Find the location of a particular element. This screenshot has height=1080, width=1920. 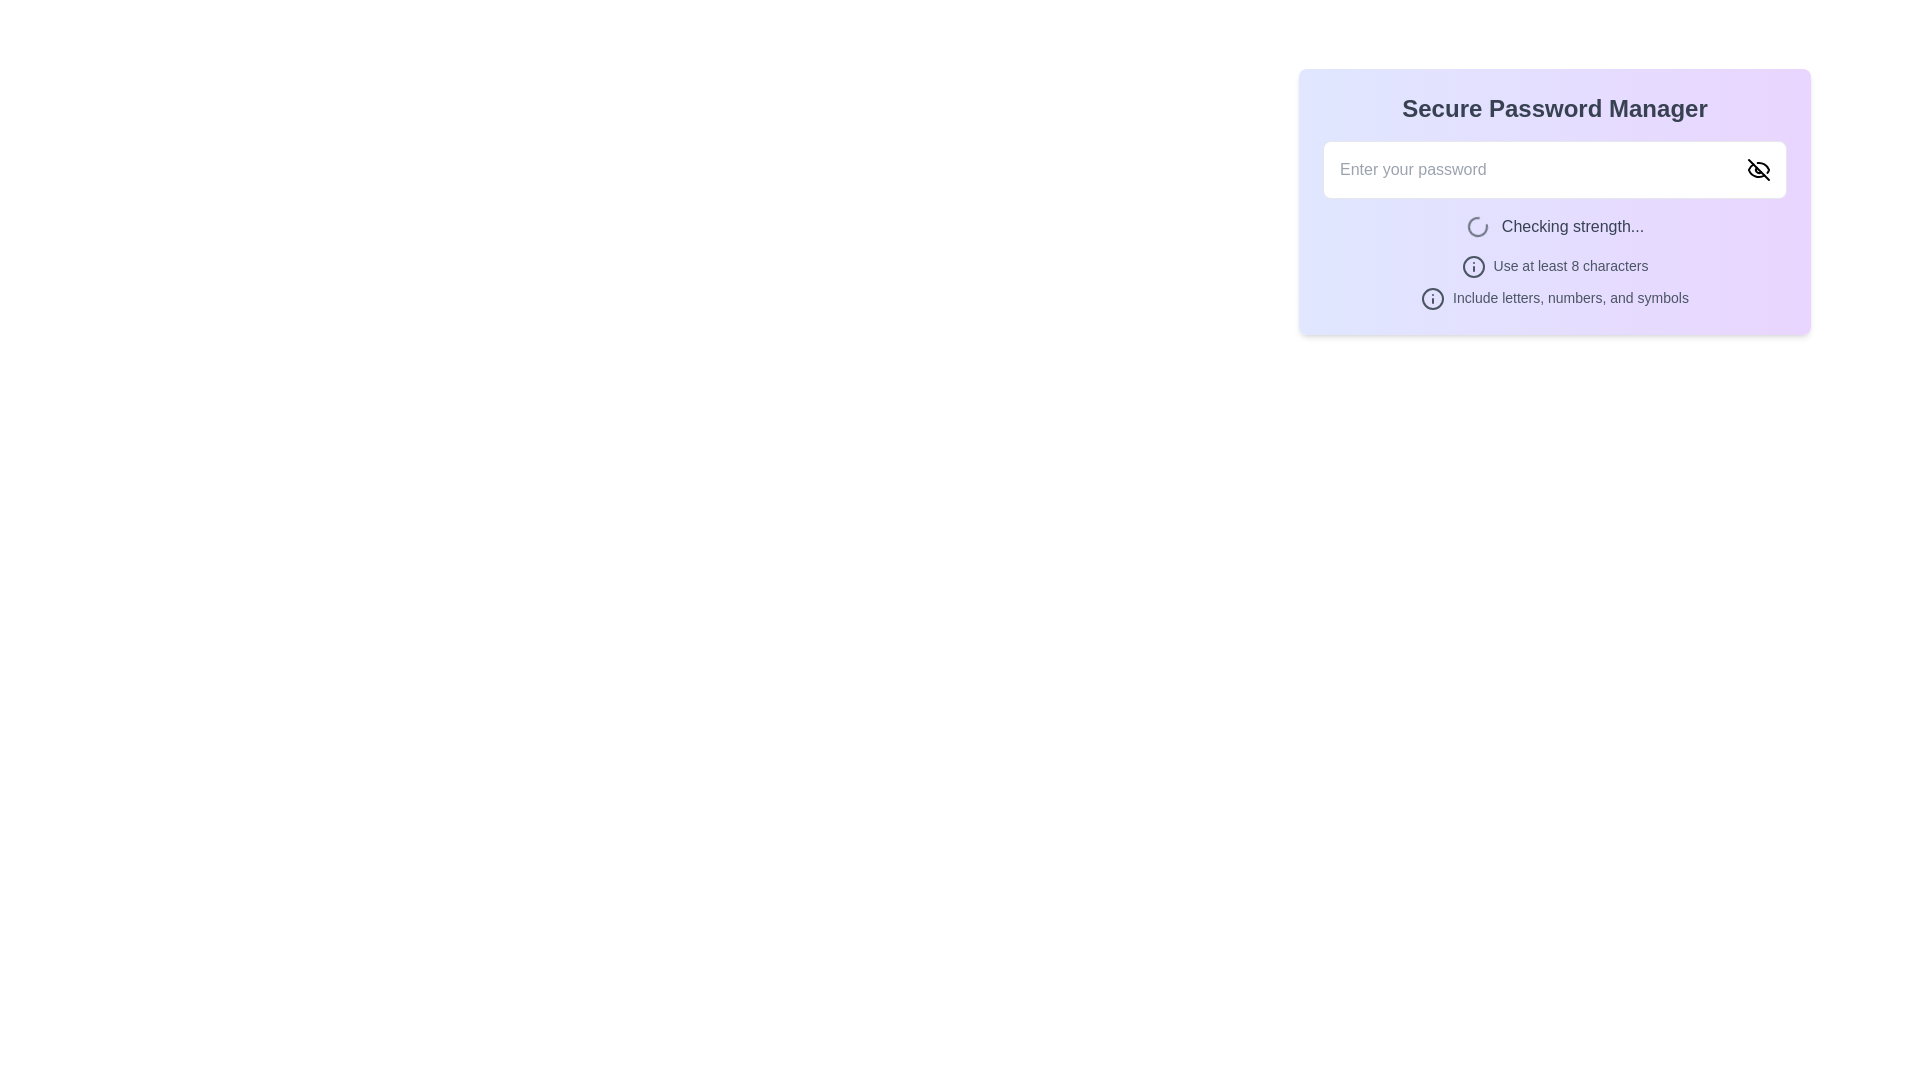

informational text that advises 'Use at least 8 characters' displayed in a sans-serif font, located just below the password strength feedback element is located at coordinates (1554, 265).